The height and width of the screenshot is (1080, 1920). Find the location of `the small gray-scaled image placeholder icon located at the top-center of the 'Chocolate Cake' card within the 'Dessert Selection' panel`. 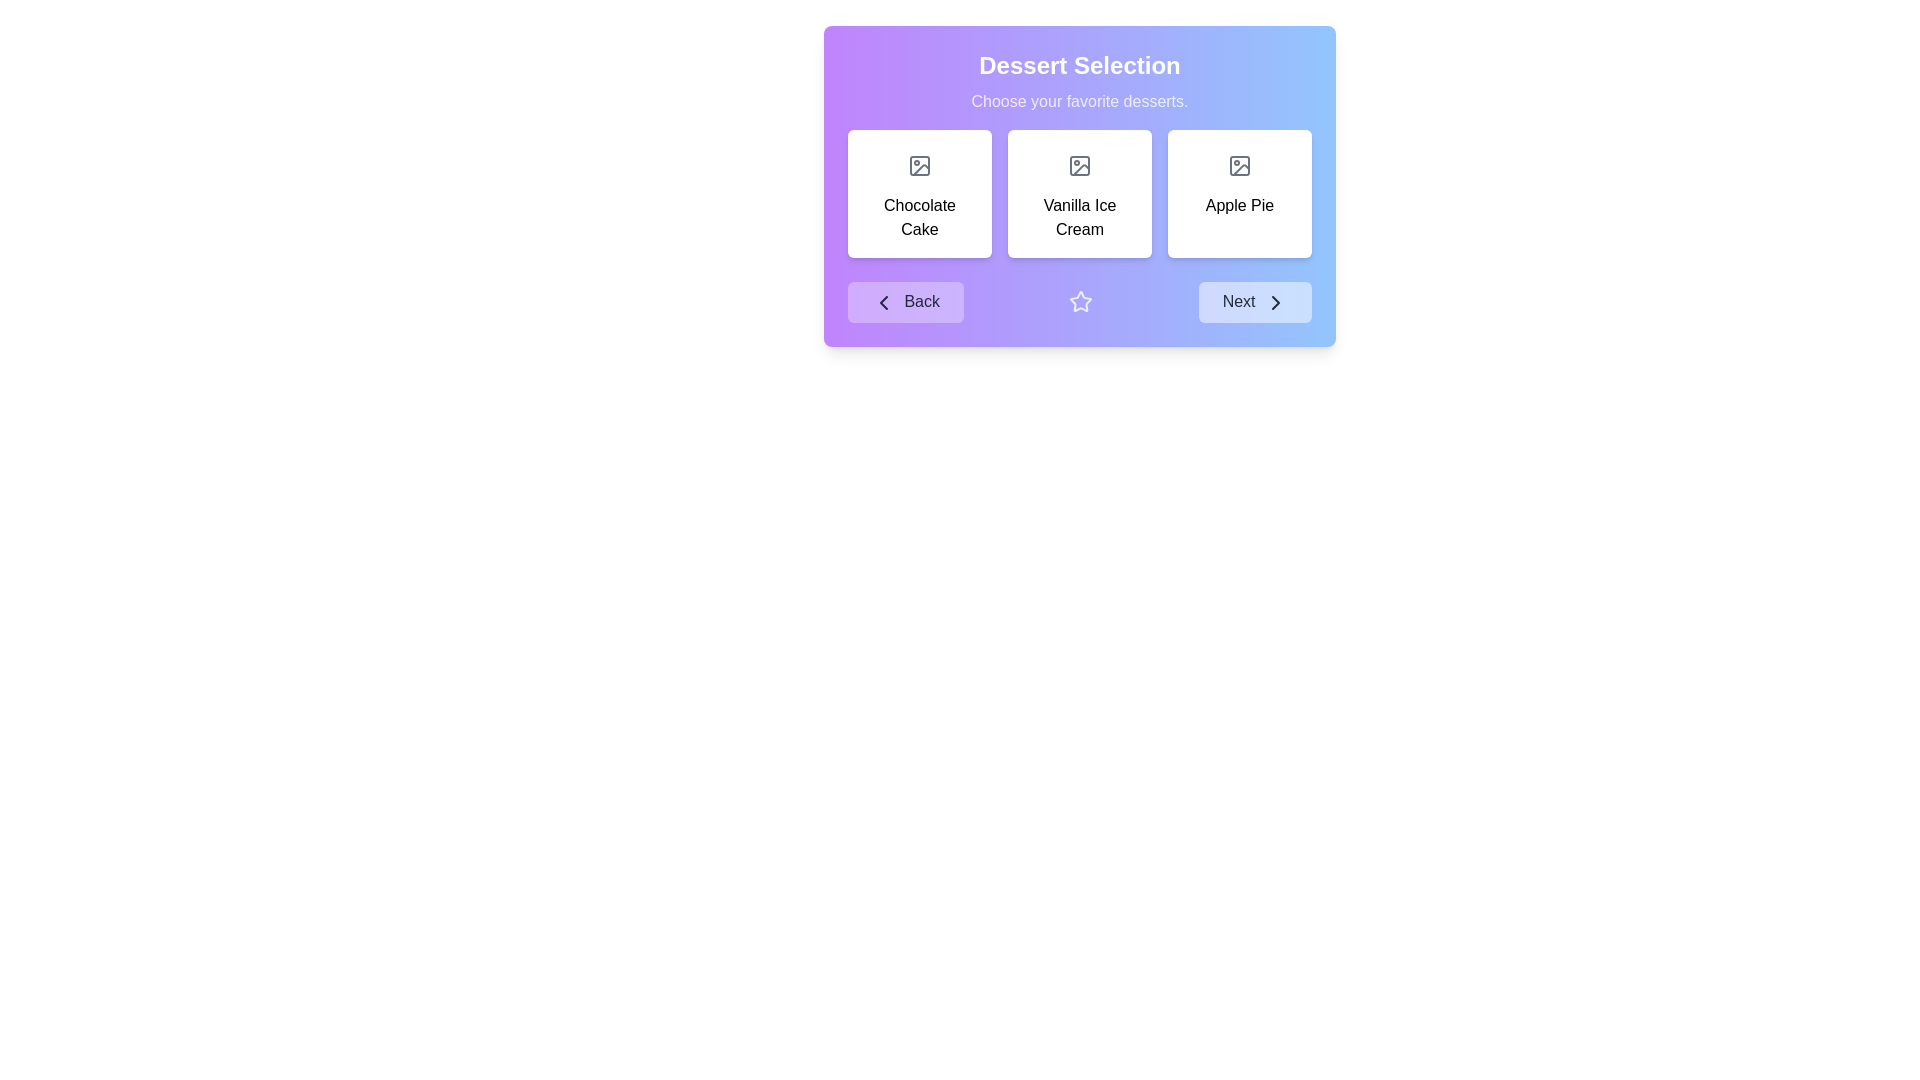

the small gray-scaled image placeholder icon located at the top-center of the 'Chocolate Cake' card within the 'Dessert Selection' panel is located at coordinates (919, 164).